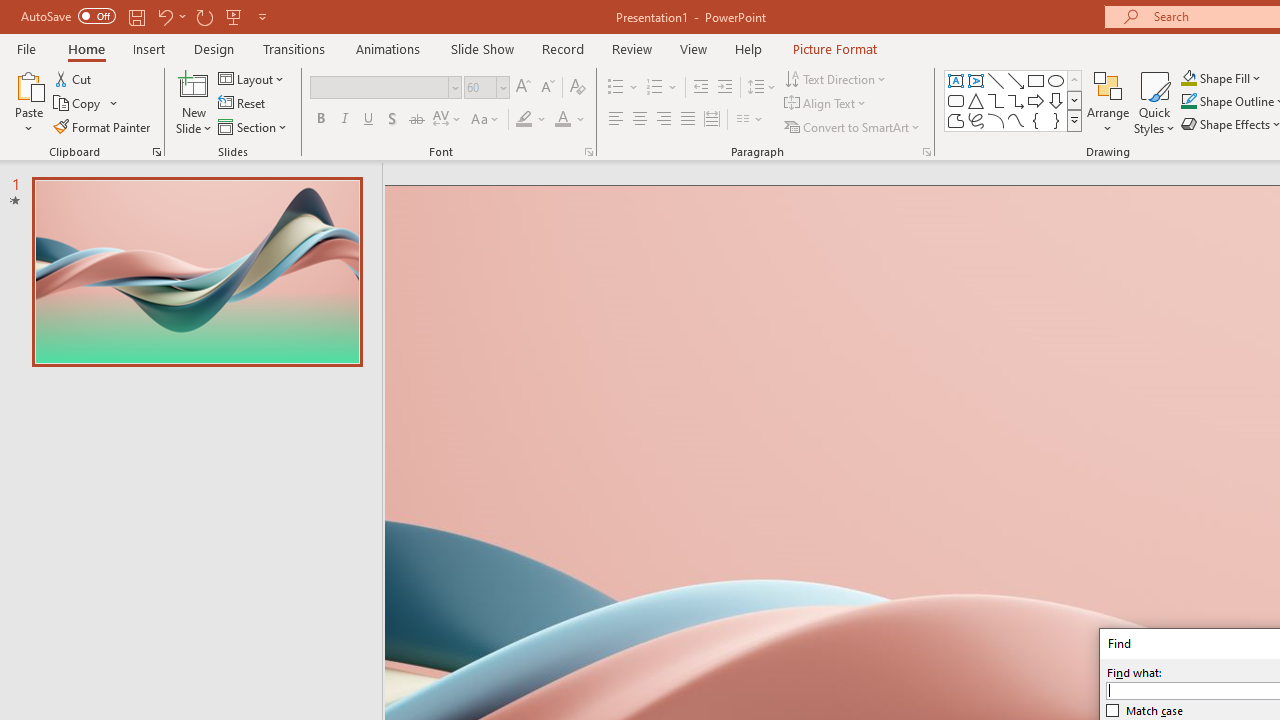 The width and height of the screenshot is (1280, 720). Describe the element at coordinates (392, 119) in the screenshot. I see `'Shadow'` at that location.